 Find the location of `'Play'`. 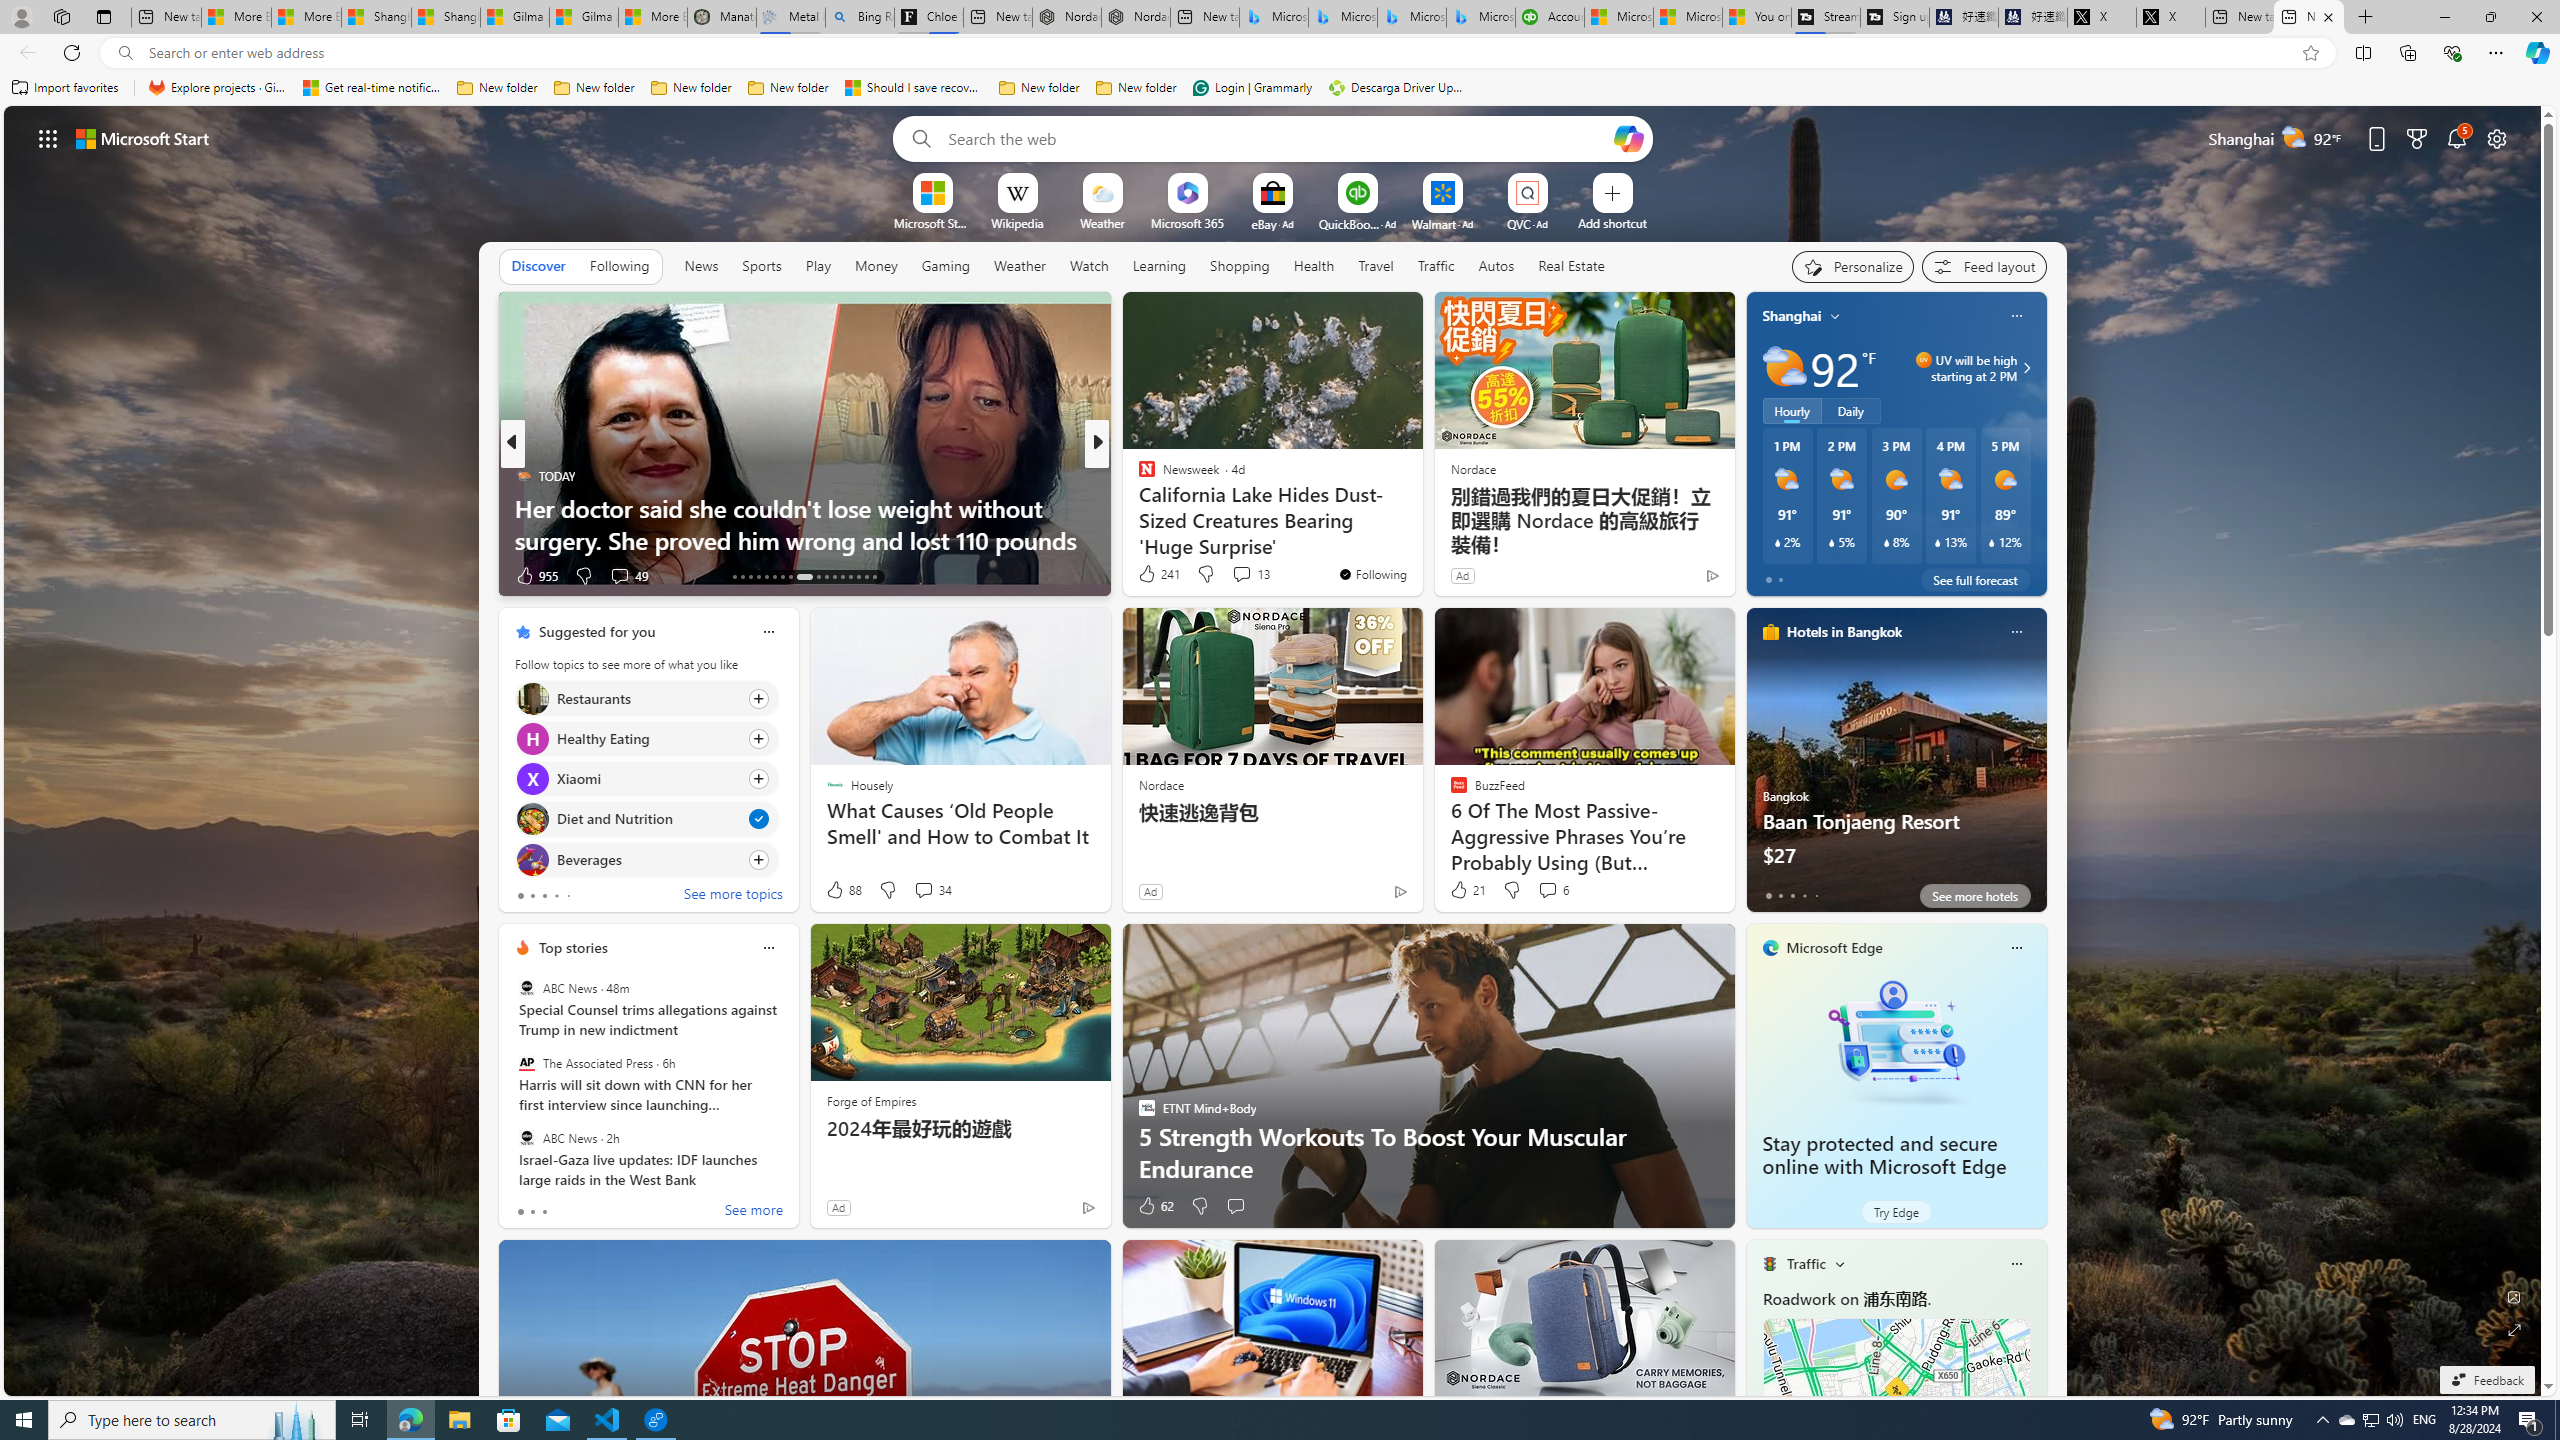

'Play' is located at coordinates (816, 264).